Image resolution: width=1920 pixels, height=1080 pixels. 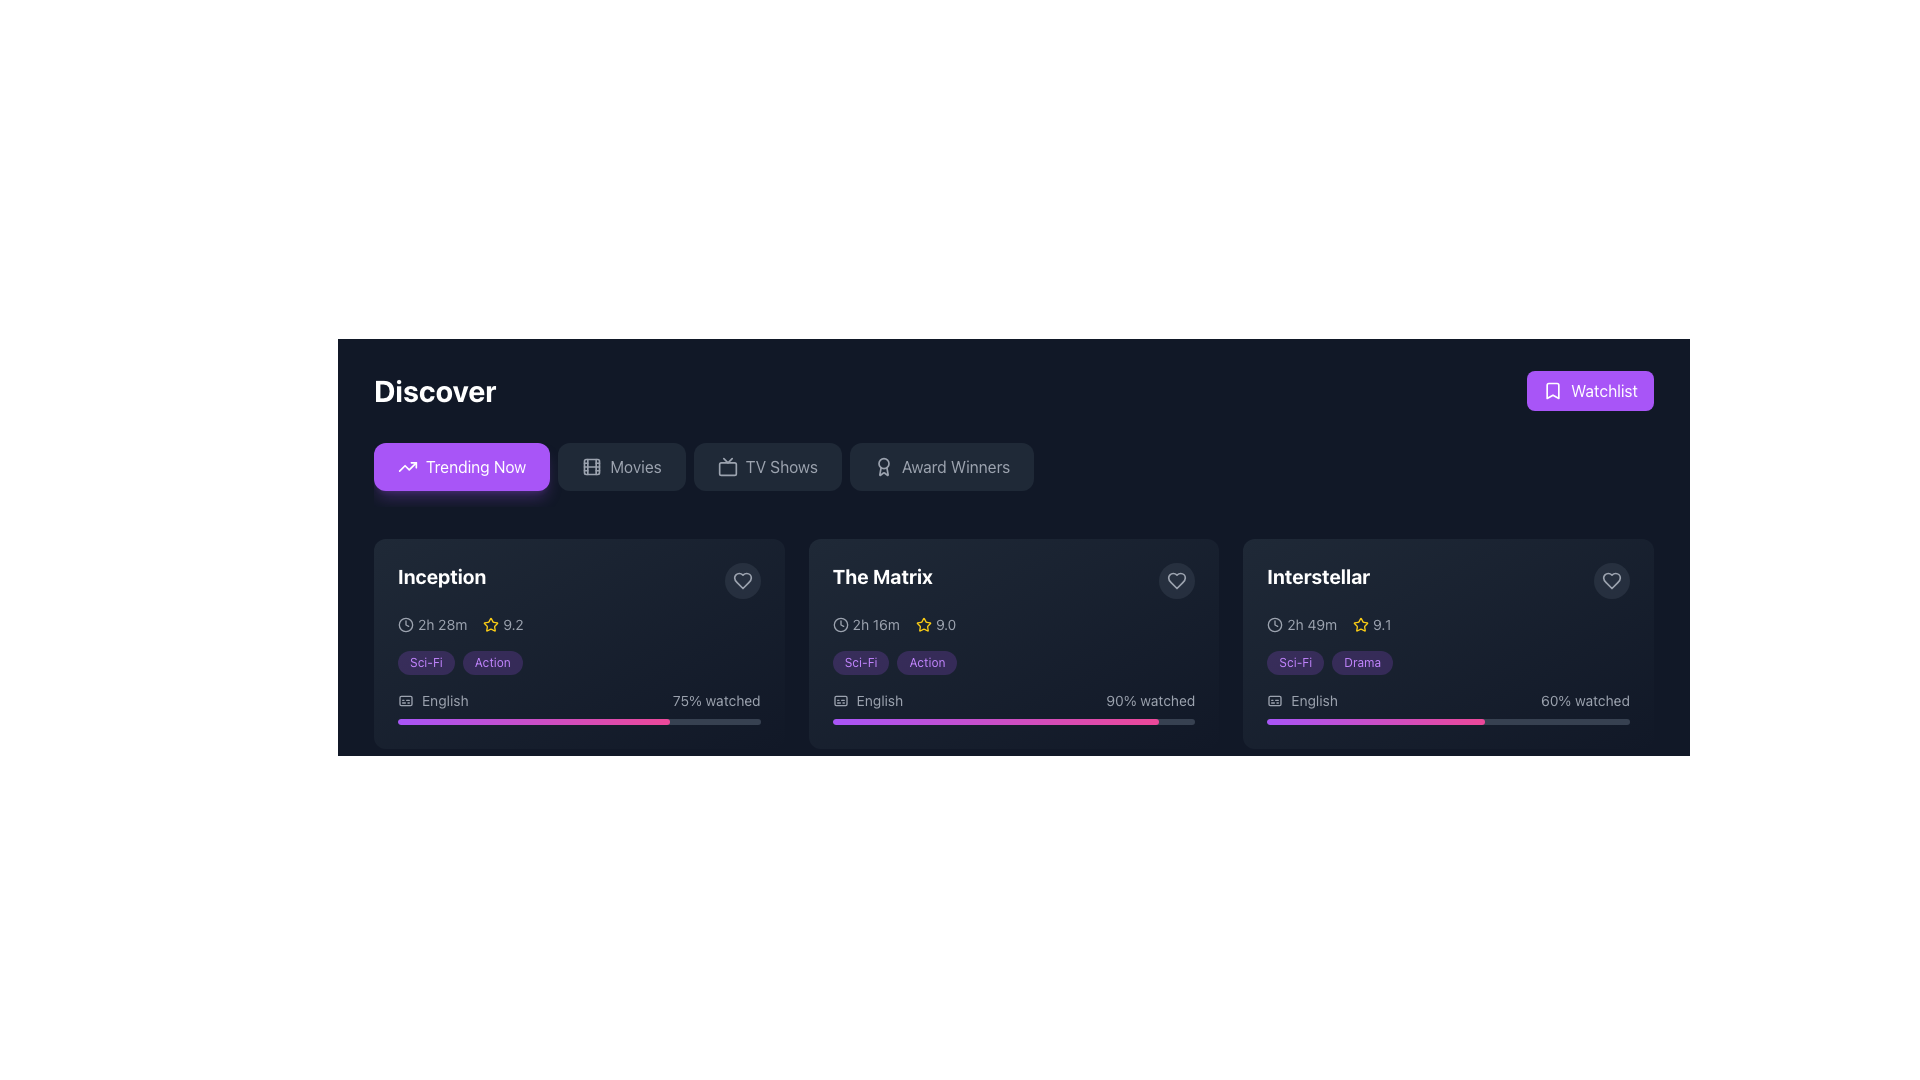 I want to click on the clock icon located at the top left corner of the movie 'The Matrix' card, before the duration text '2h 16m', so click(x=840, y=623).